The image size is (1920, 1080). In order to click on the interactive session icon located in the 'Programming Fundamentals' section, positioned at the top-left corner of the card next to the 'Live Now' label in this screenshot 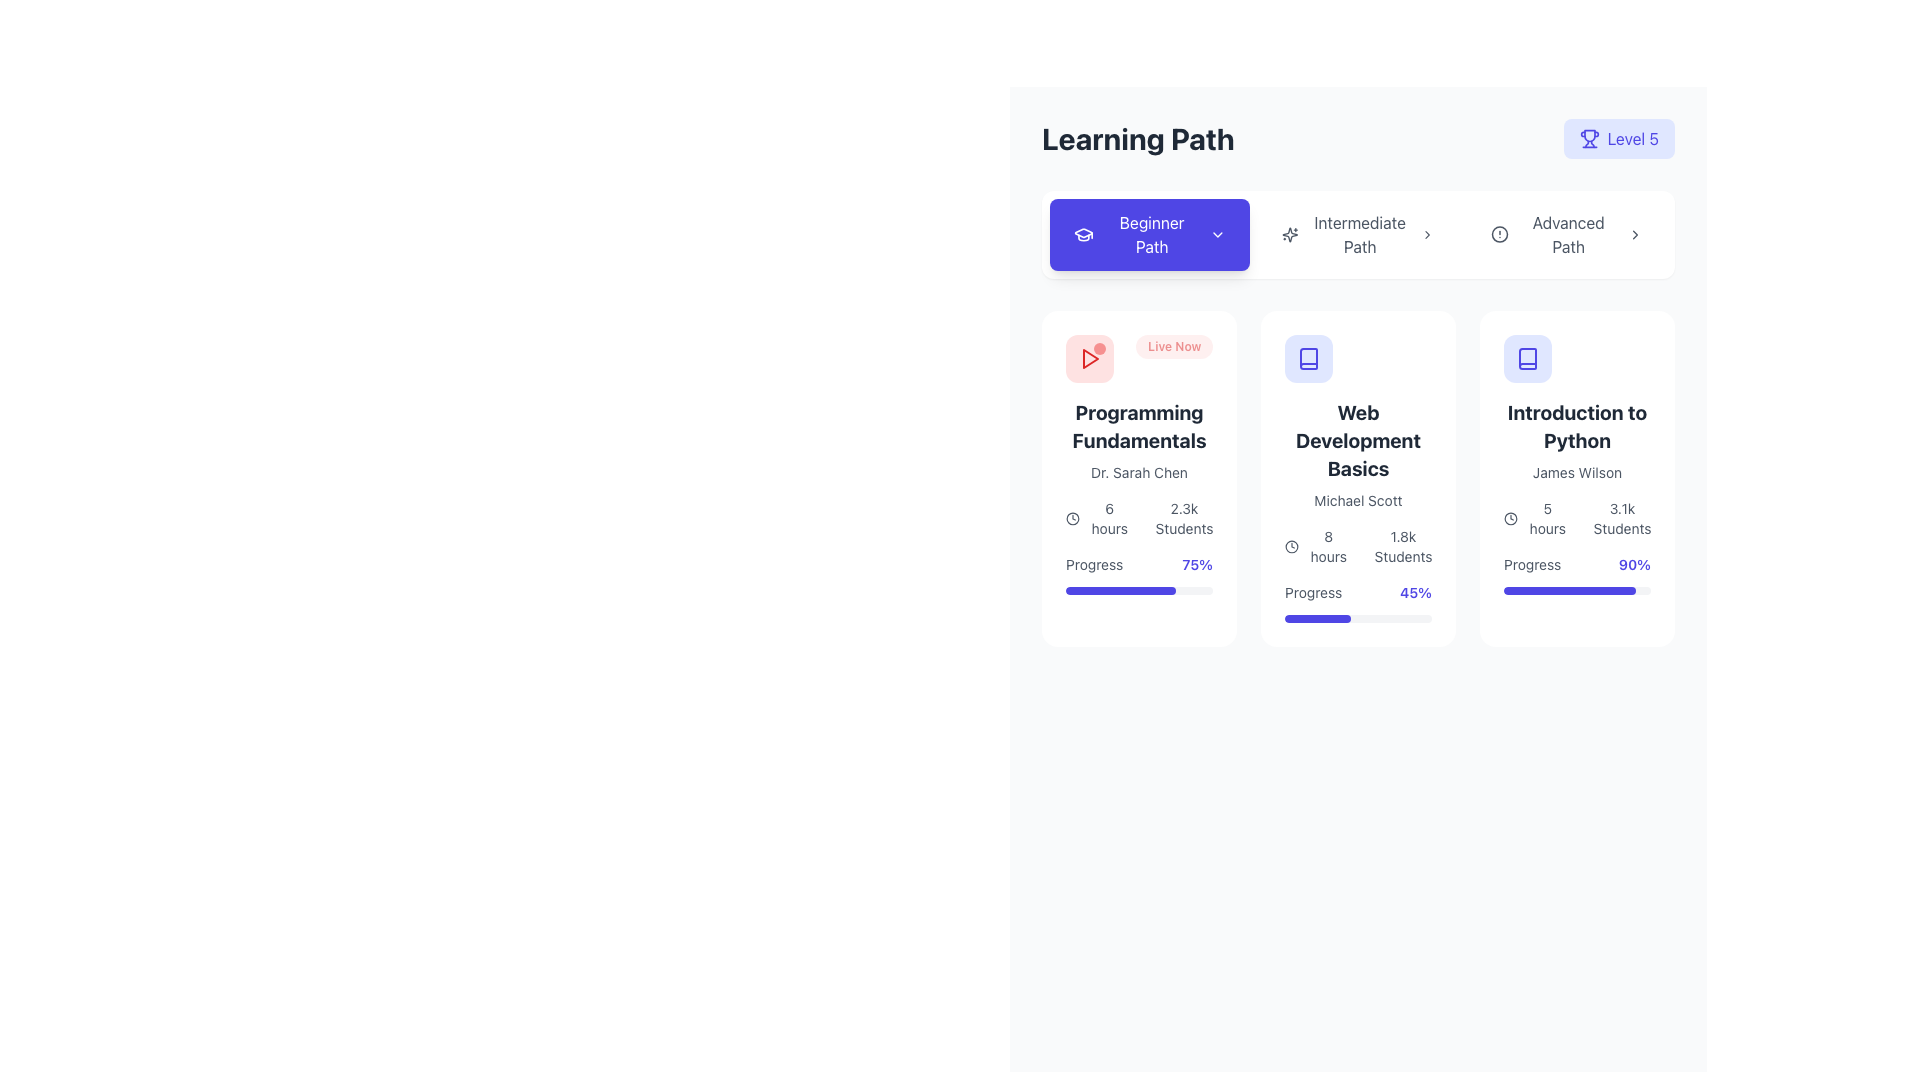, I will do `click(1089, 357)`.